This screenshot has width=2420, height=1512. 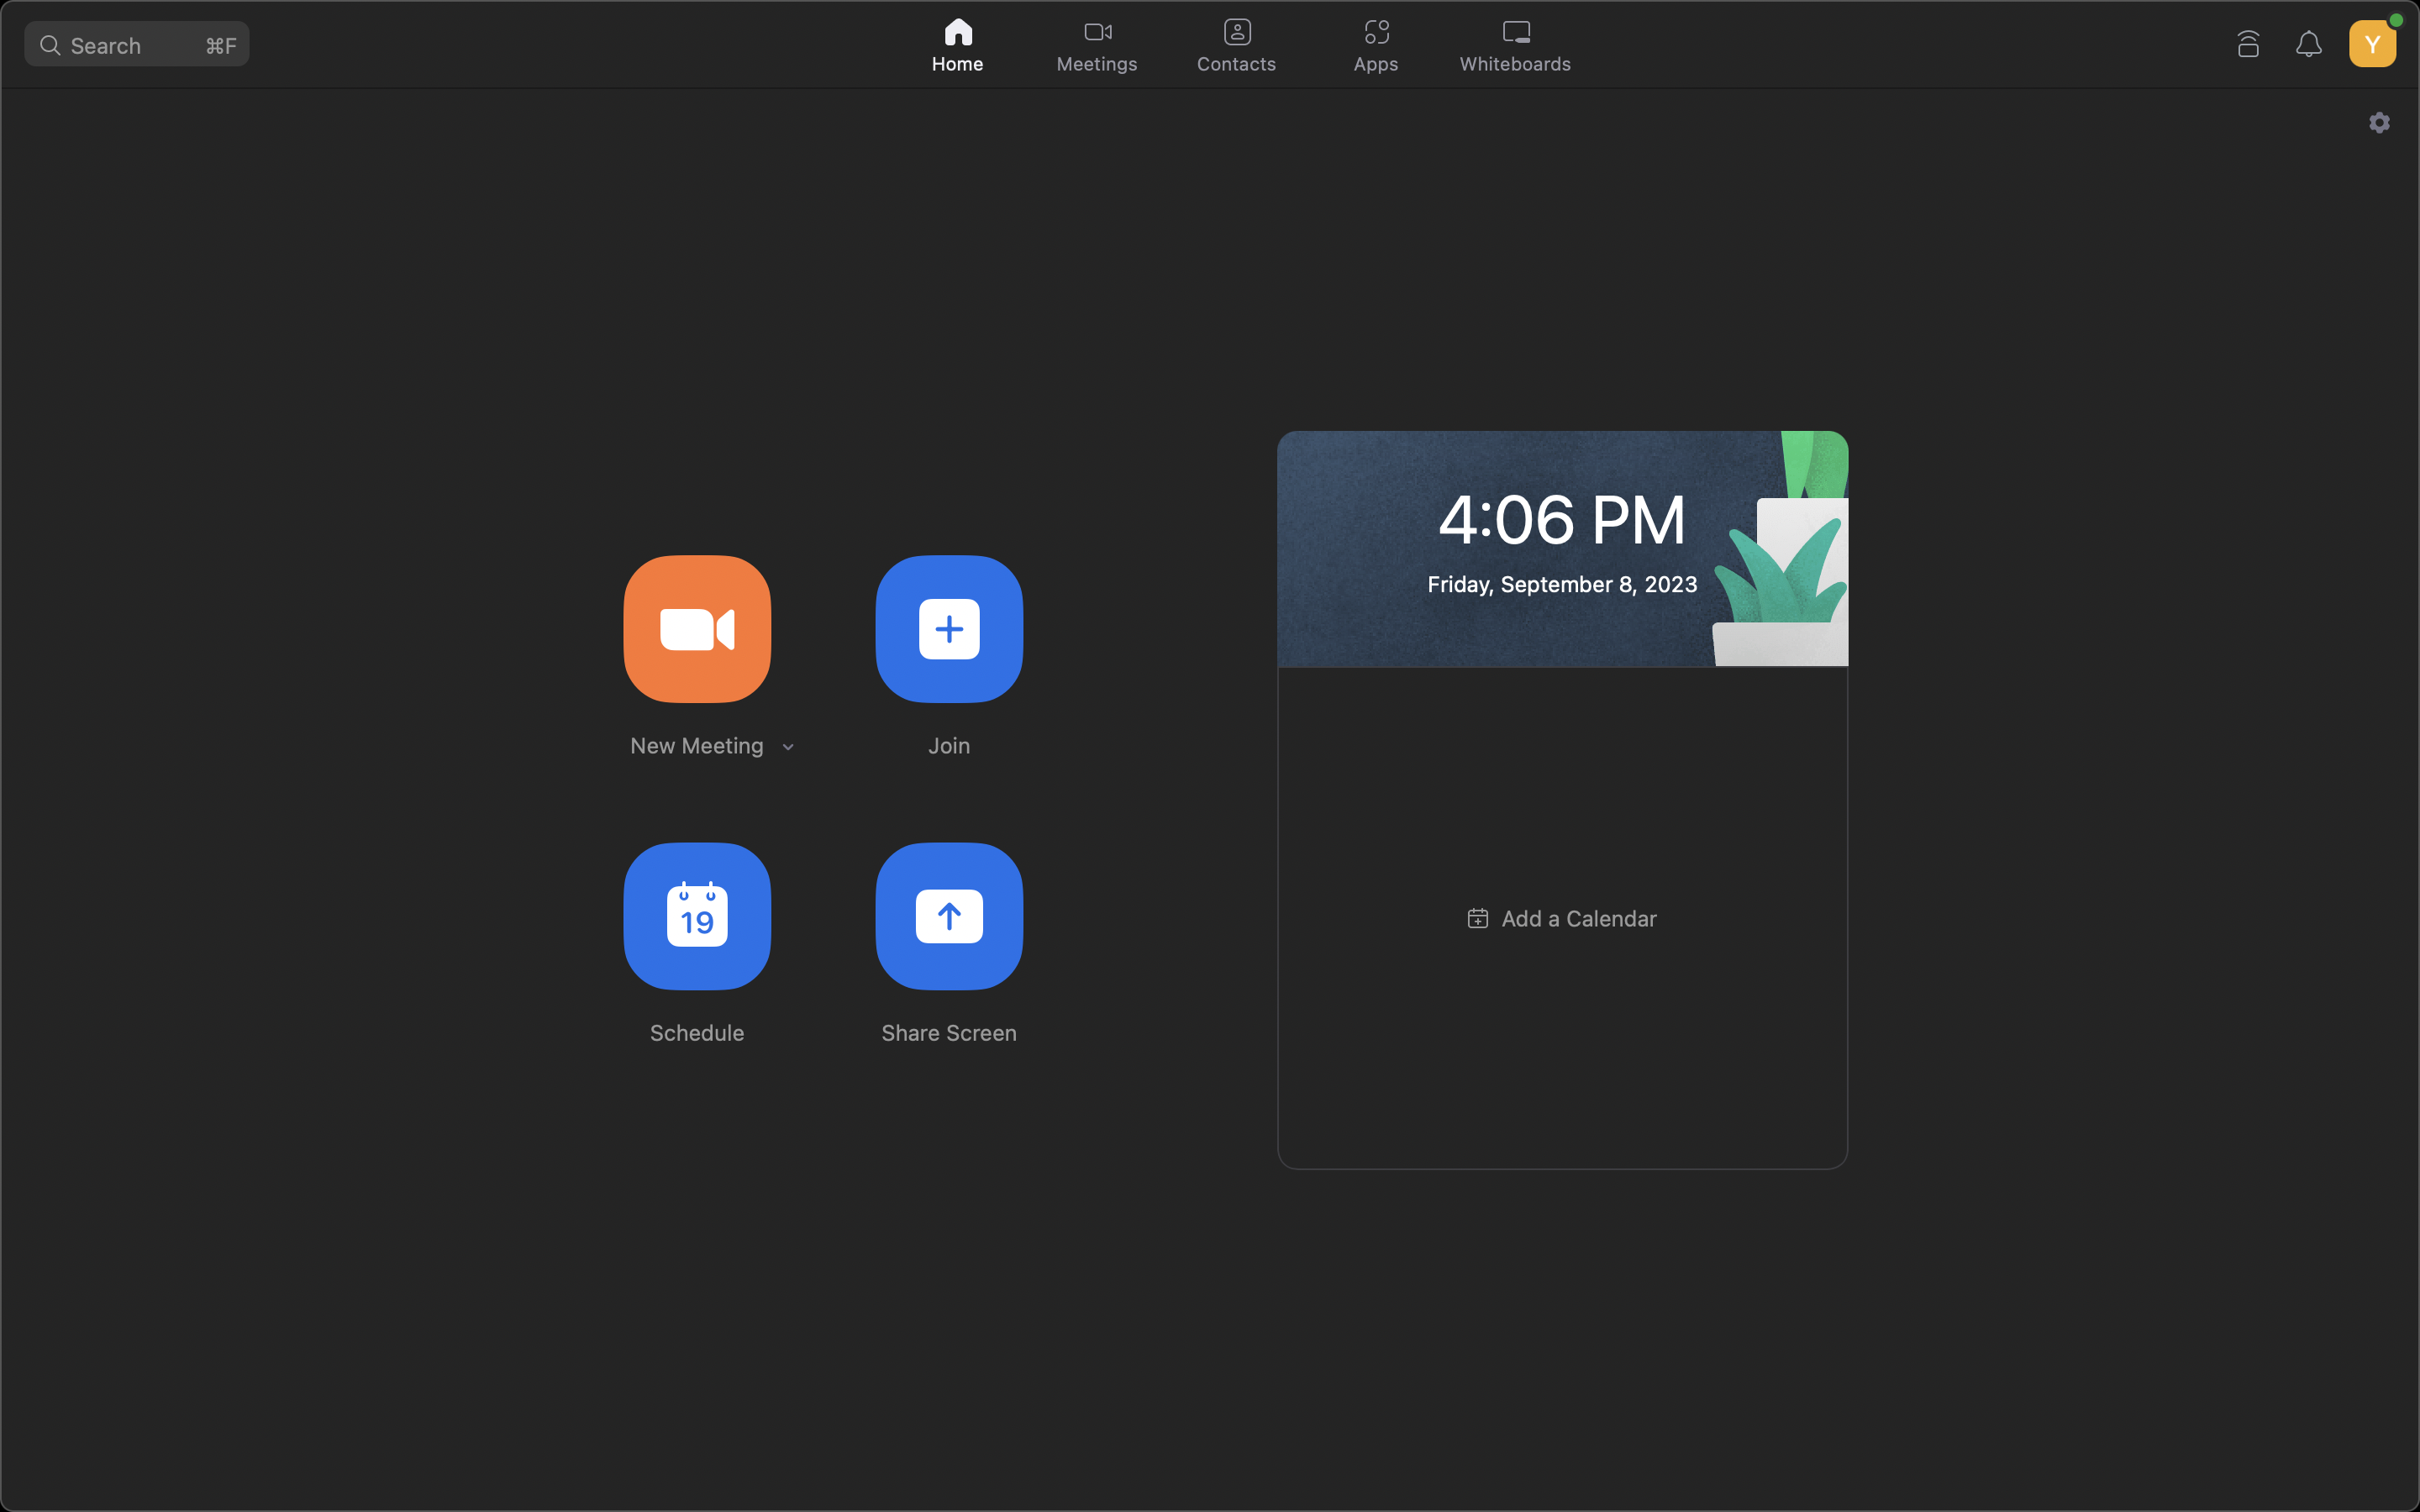 What do you see at coordinates (948, 626) in the screenshot?
I see `Join a meeting with the ID 123456789` at bounding box center [948, 626].